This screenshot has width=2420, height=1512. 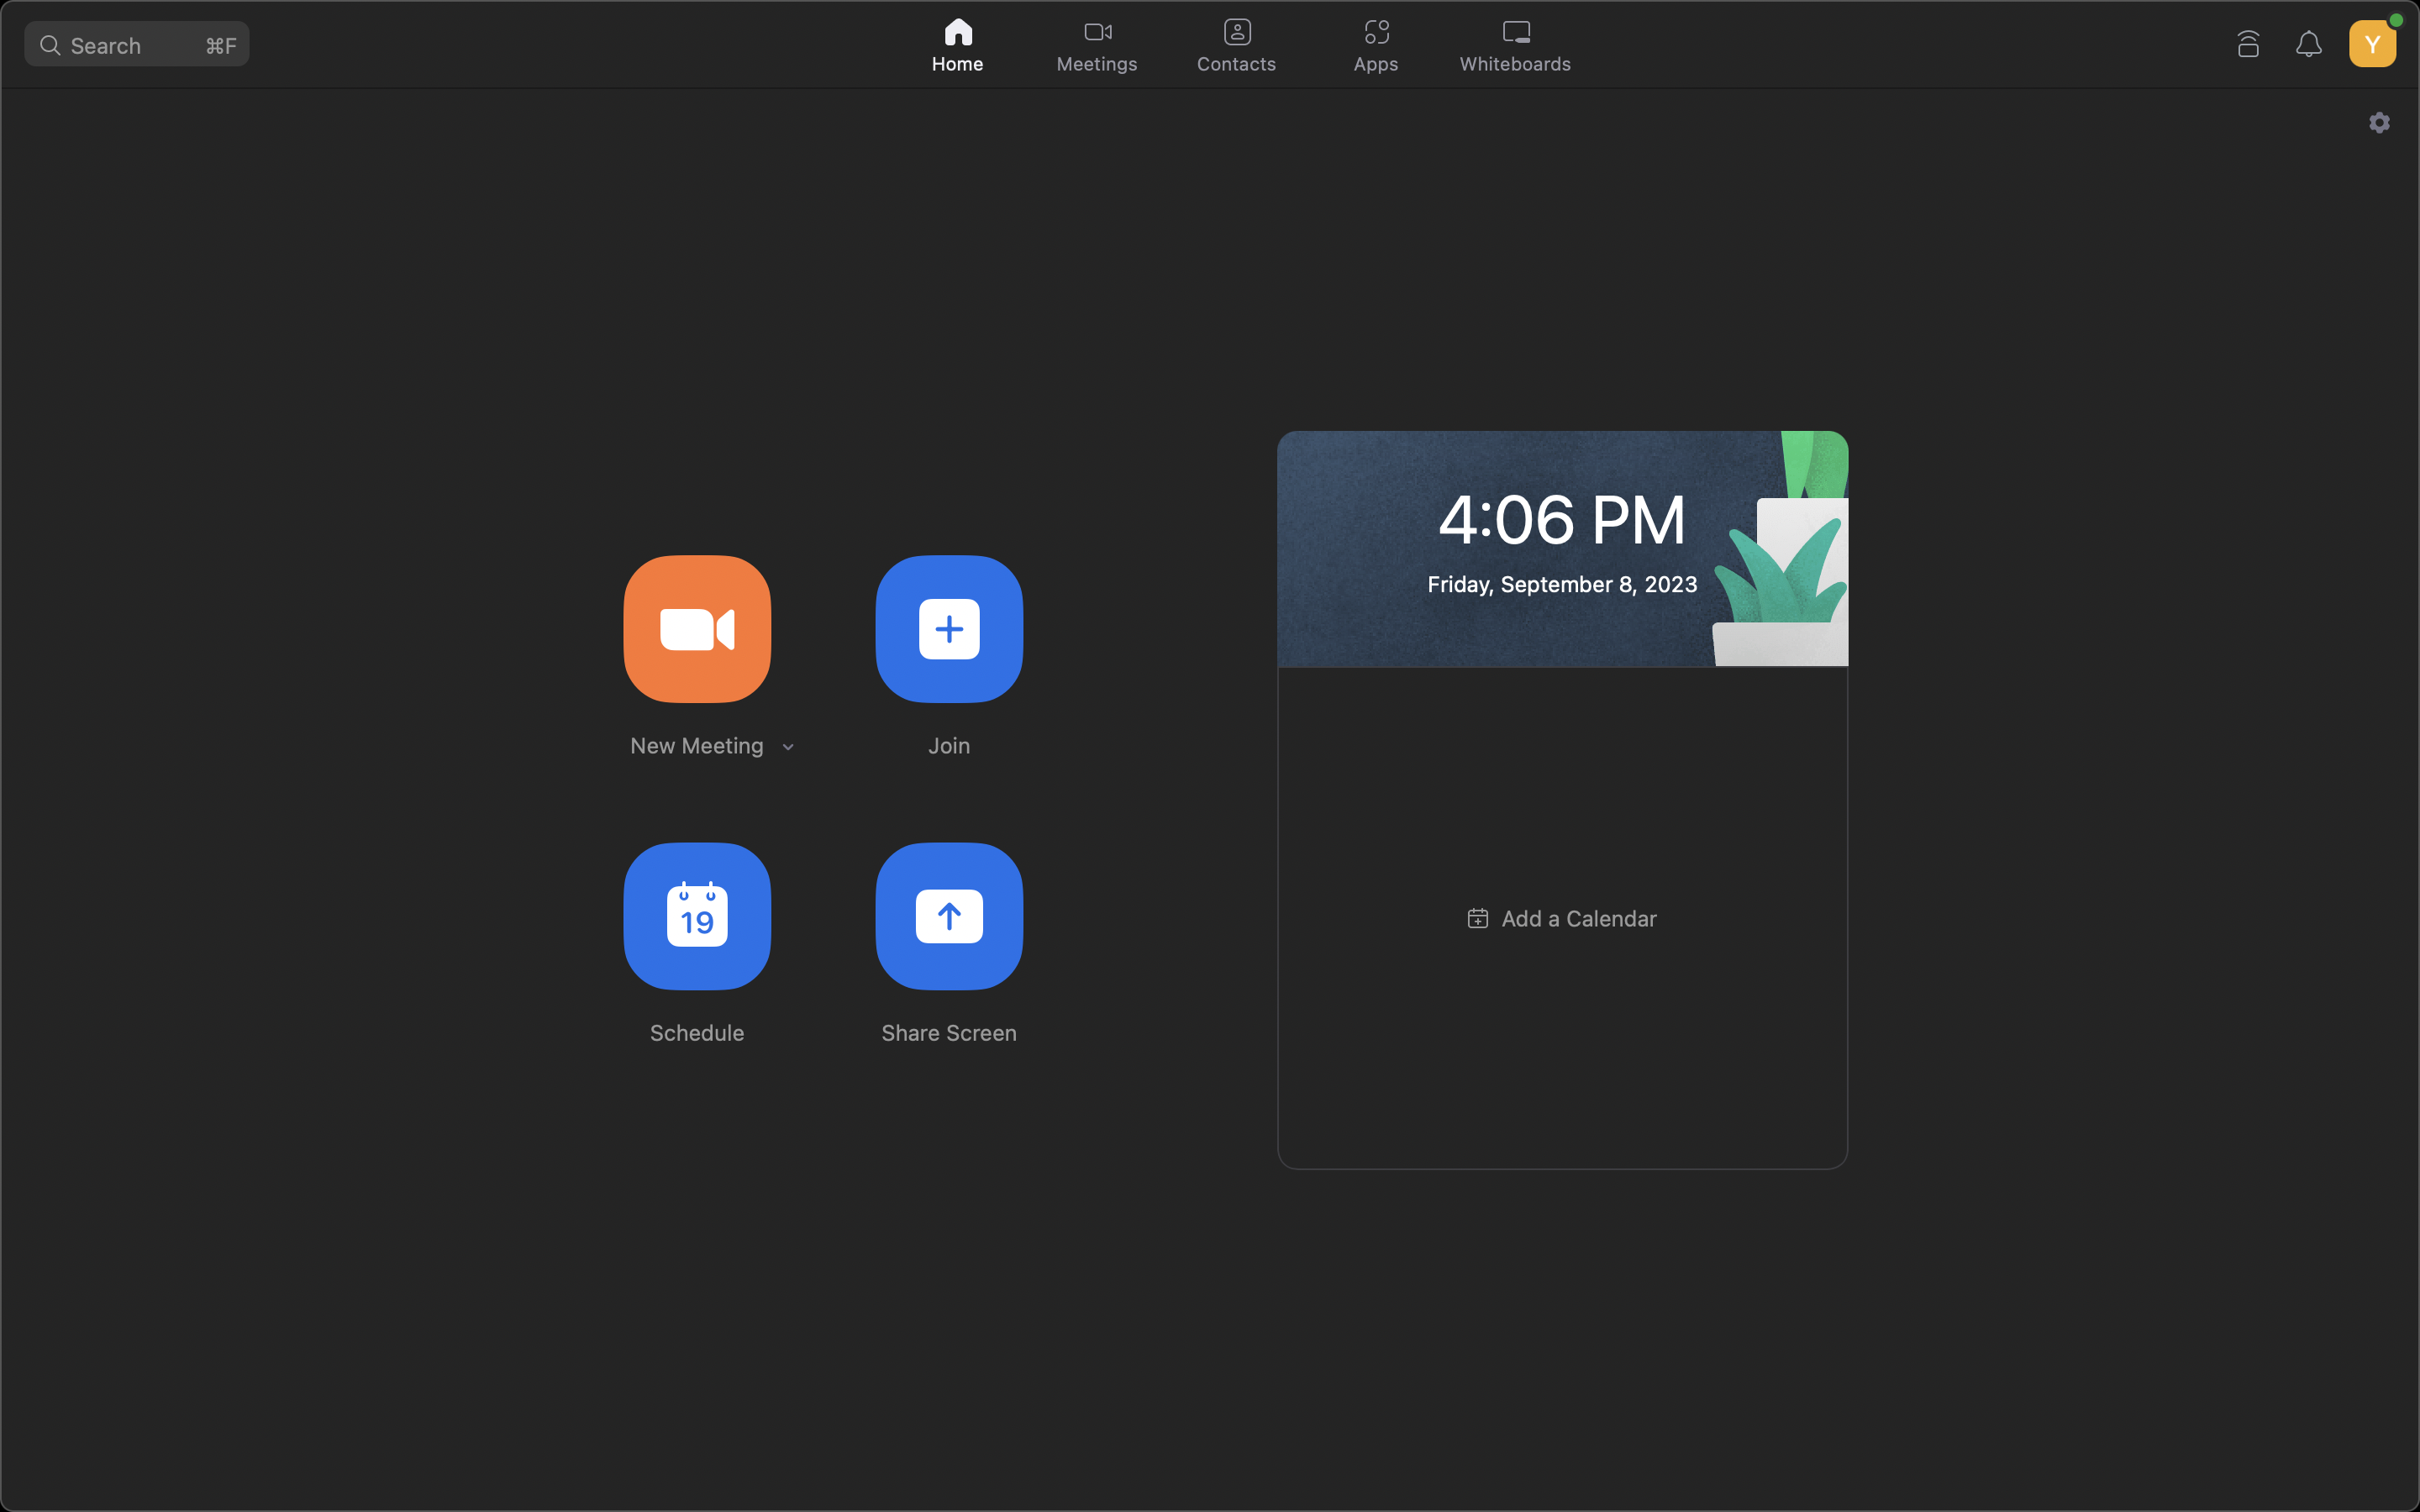 What do you see at coordinates (948, 626) in the screenshot?
I see `Join a meeting with the ID 123456789` at bounding box center [948, 626].